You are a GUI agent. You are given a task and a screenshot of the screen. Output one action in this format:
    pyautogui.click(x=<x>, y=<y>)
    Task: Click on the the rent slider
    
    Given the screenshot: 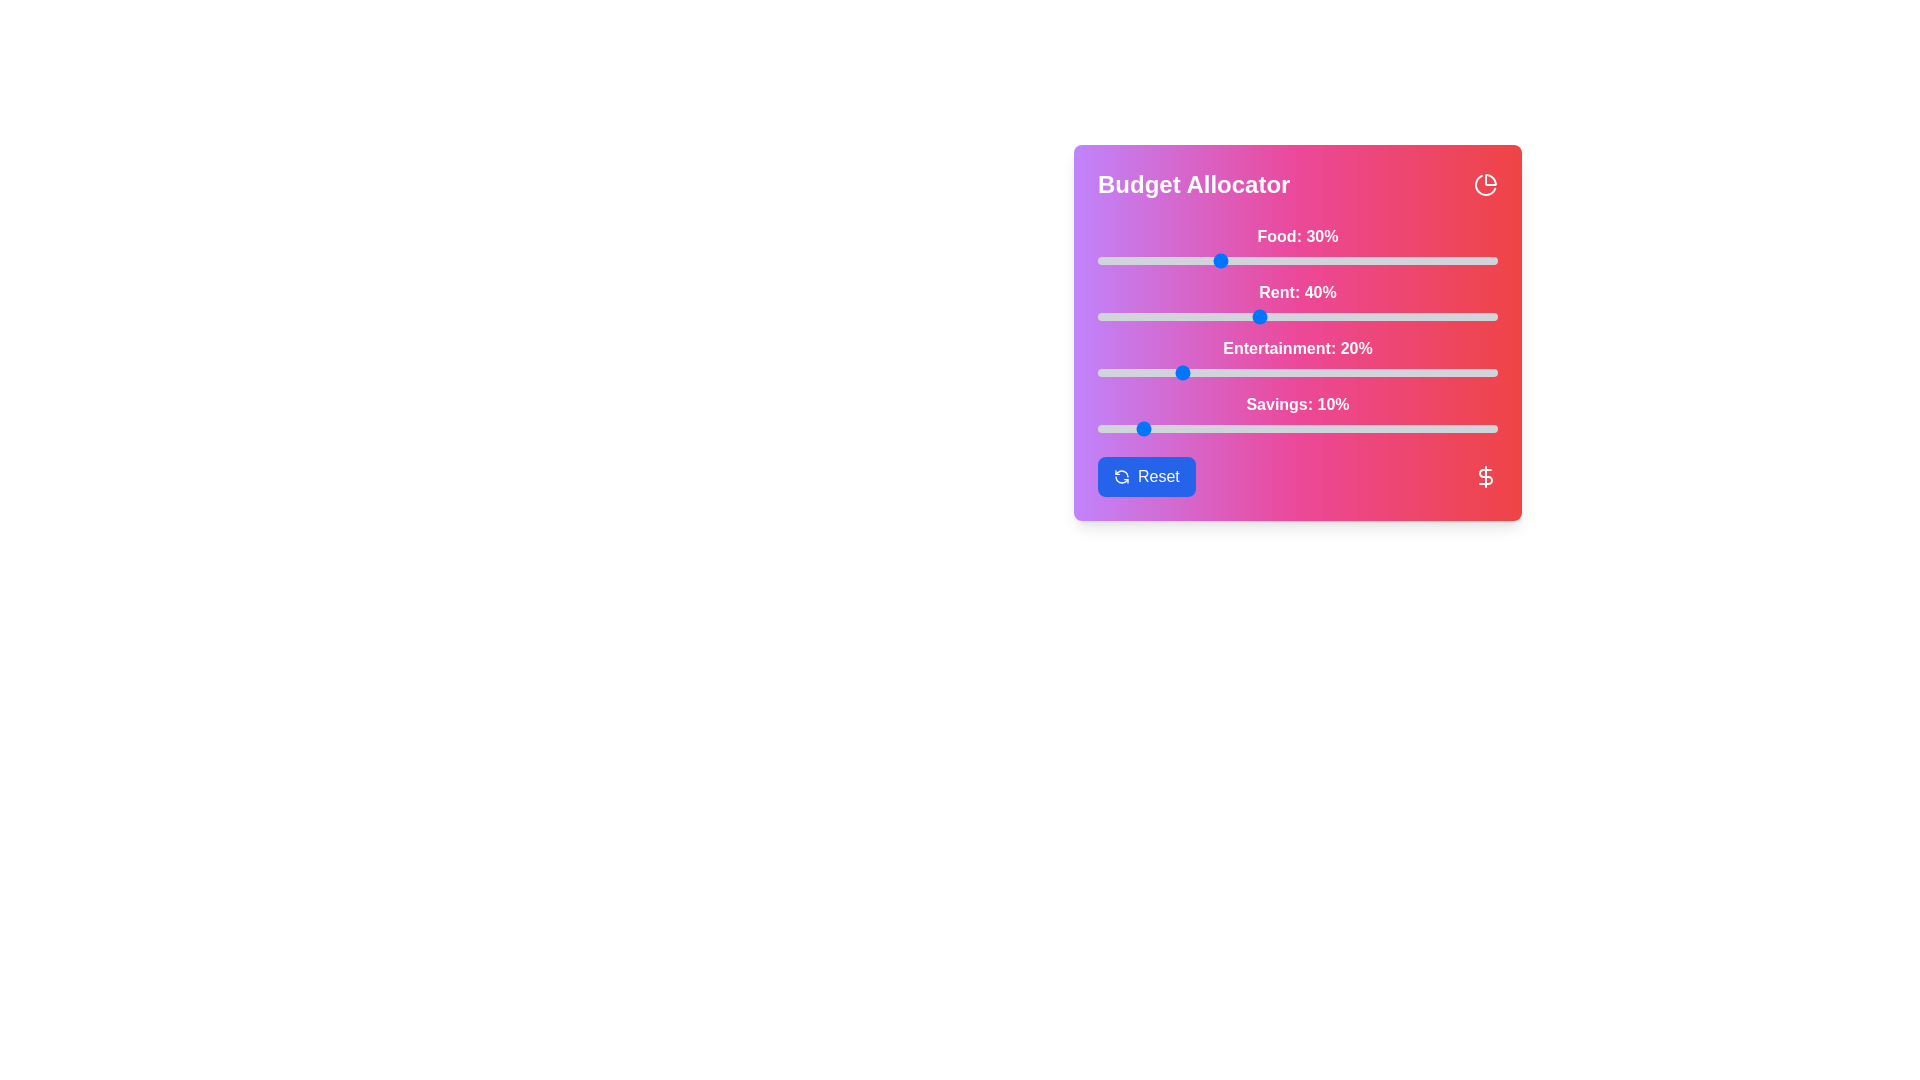 What is the action you would take?
    pyautogui.click(x=1166, y=315)
    